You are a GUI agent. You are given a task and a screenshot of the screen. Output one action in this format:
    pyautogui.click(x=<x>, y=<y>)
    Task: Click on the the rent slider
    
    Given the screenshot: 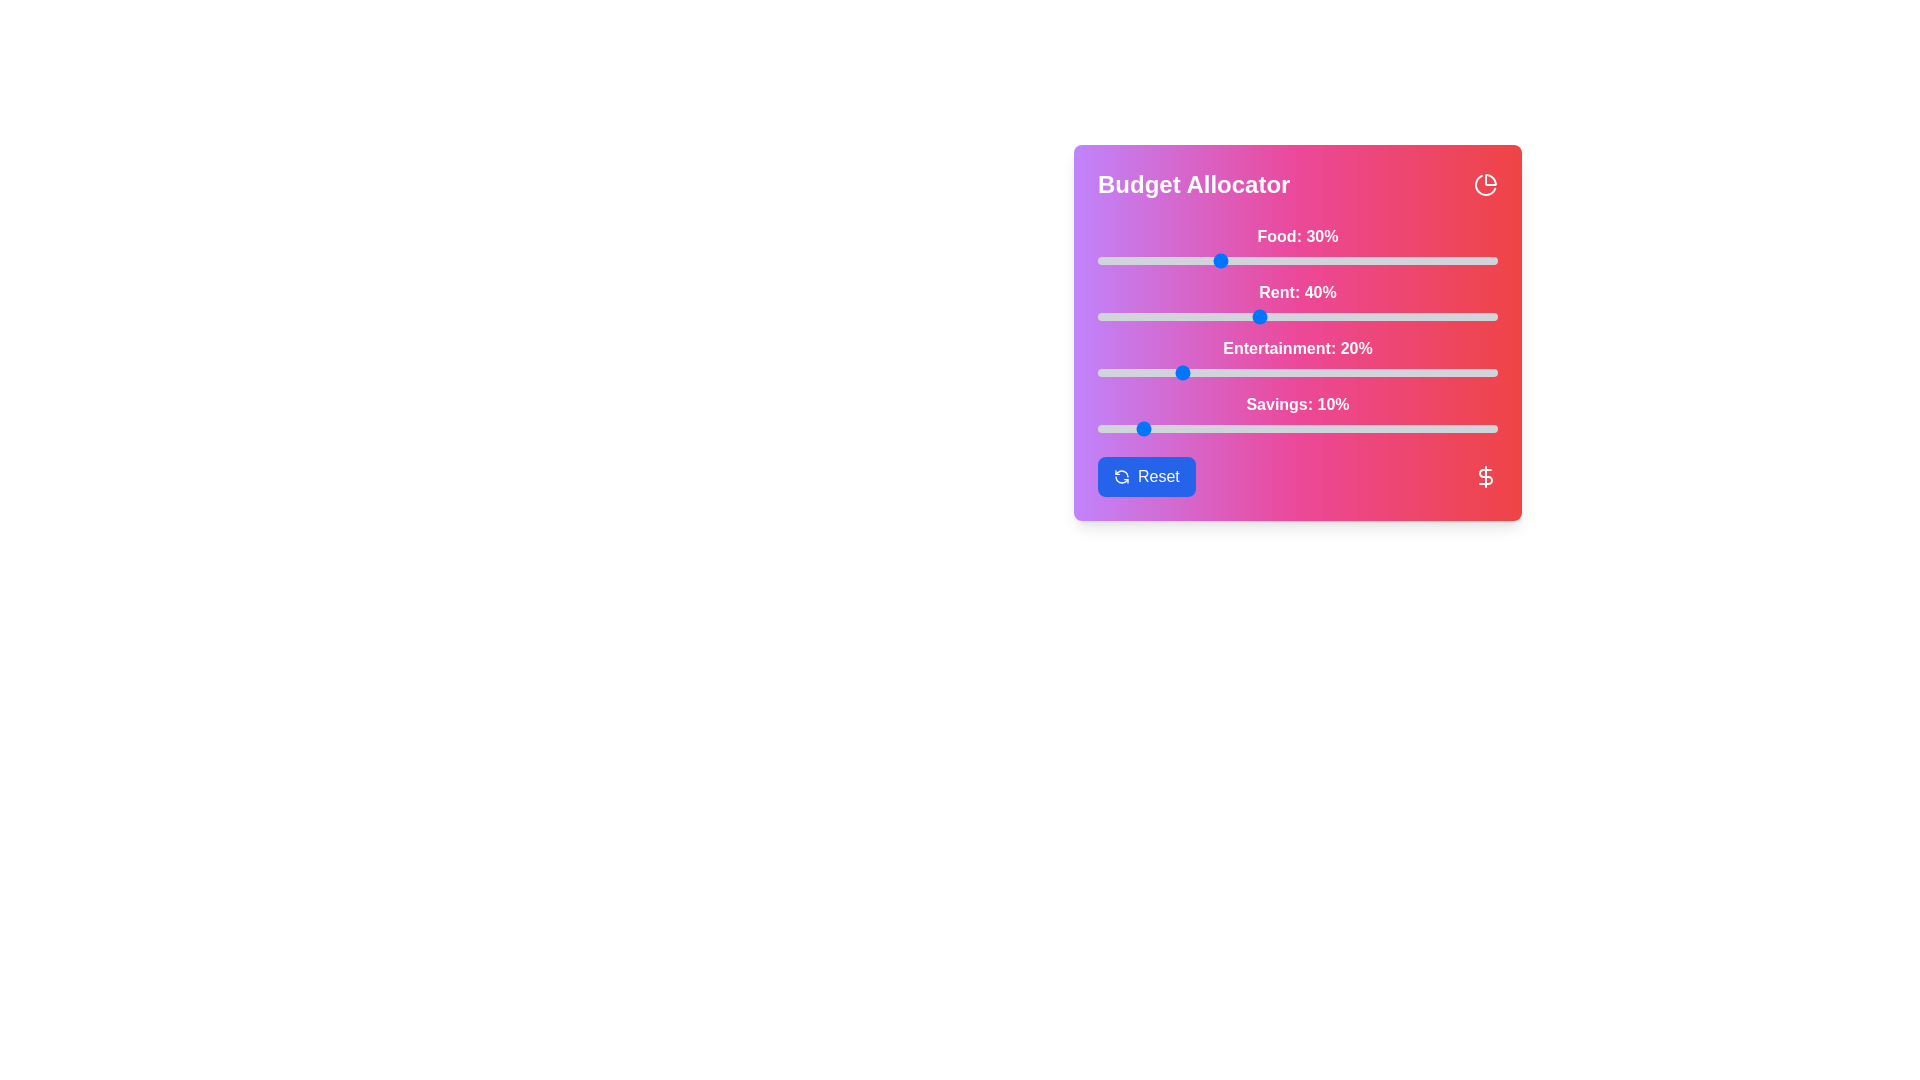 What is the action you would take?
    pyautogui.click(x=1166, y=315)
    